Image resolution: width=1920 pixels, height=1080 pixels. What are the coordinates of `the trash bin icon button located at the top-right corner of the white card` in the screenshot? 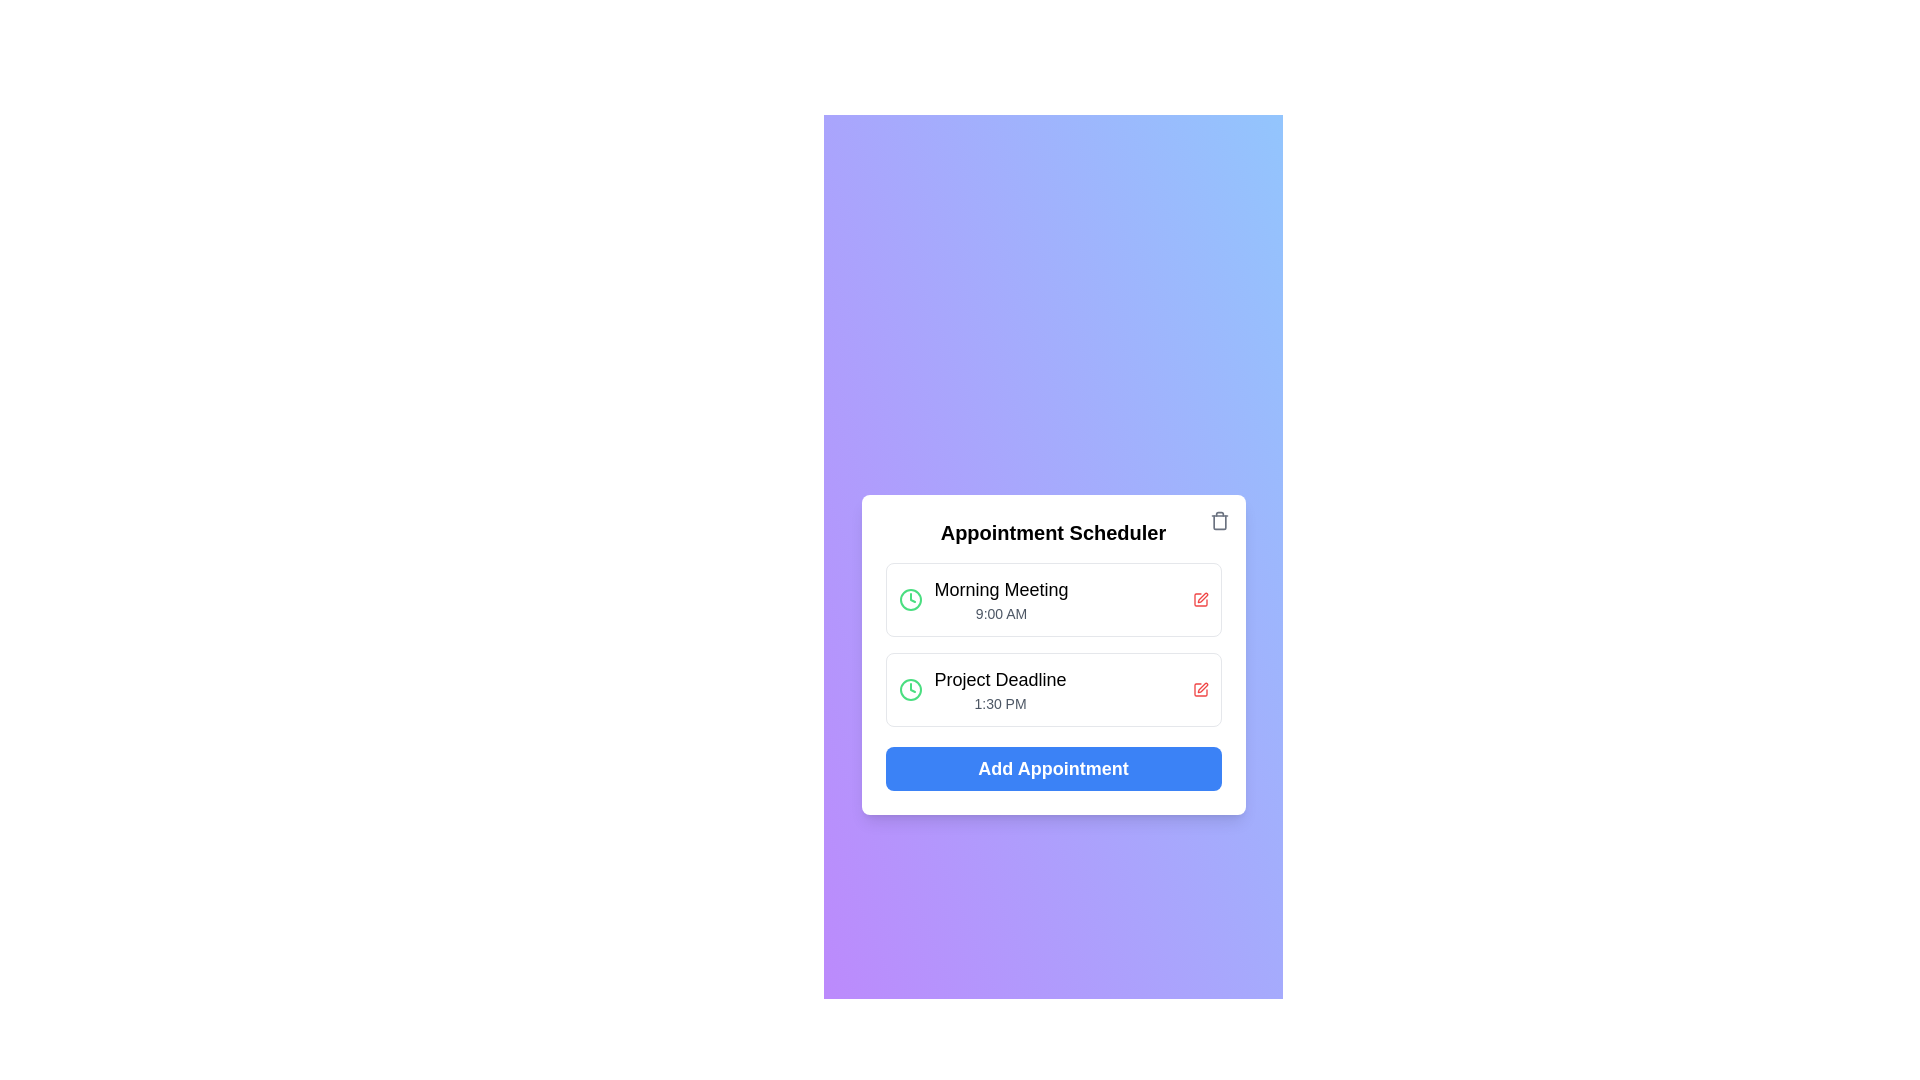 It's located at (1218, 519).